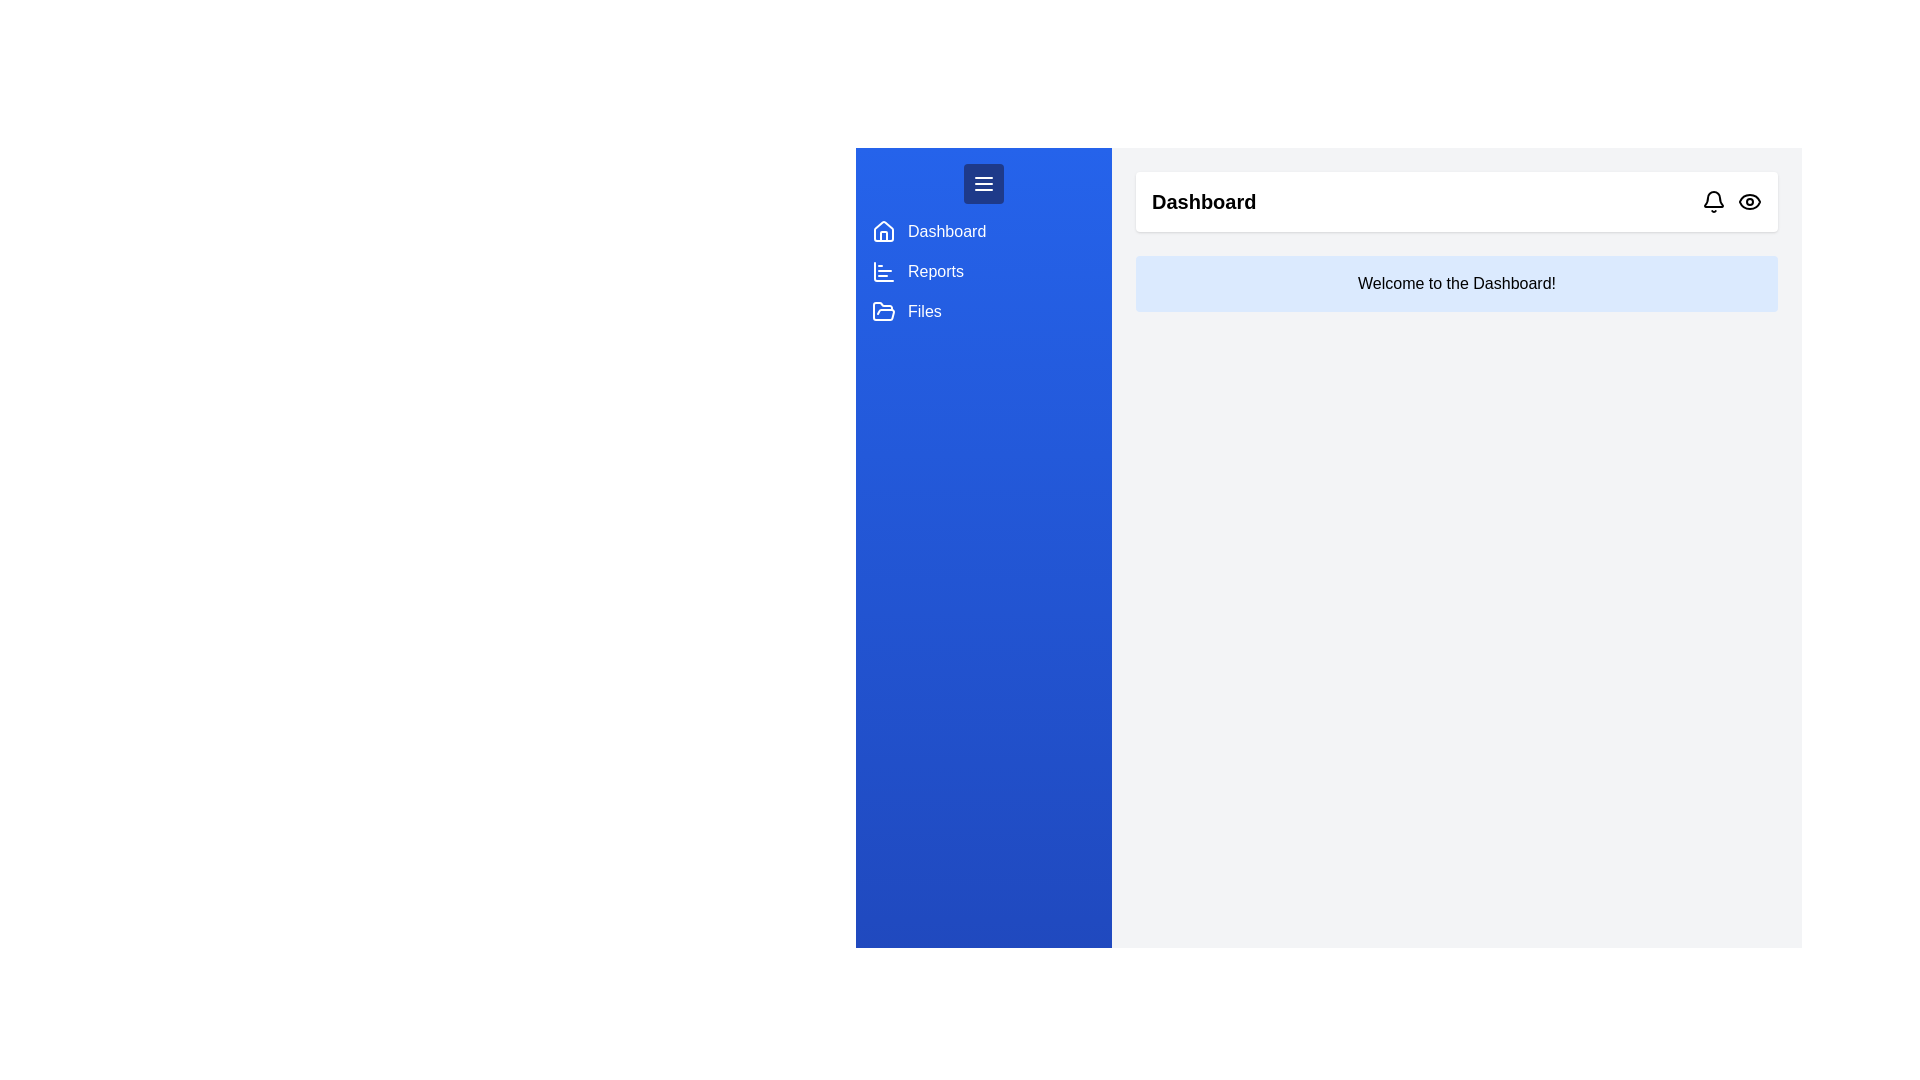 The image size is (1920, 1080). Describe the element at coordinates (923, 312) in the screenshot. I see `the 'Files' text label element, which is displayed in white font on a blue background and is the third item in the vertical navigation menu on the left side of the interface` at that location.